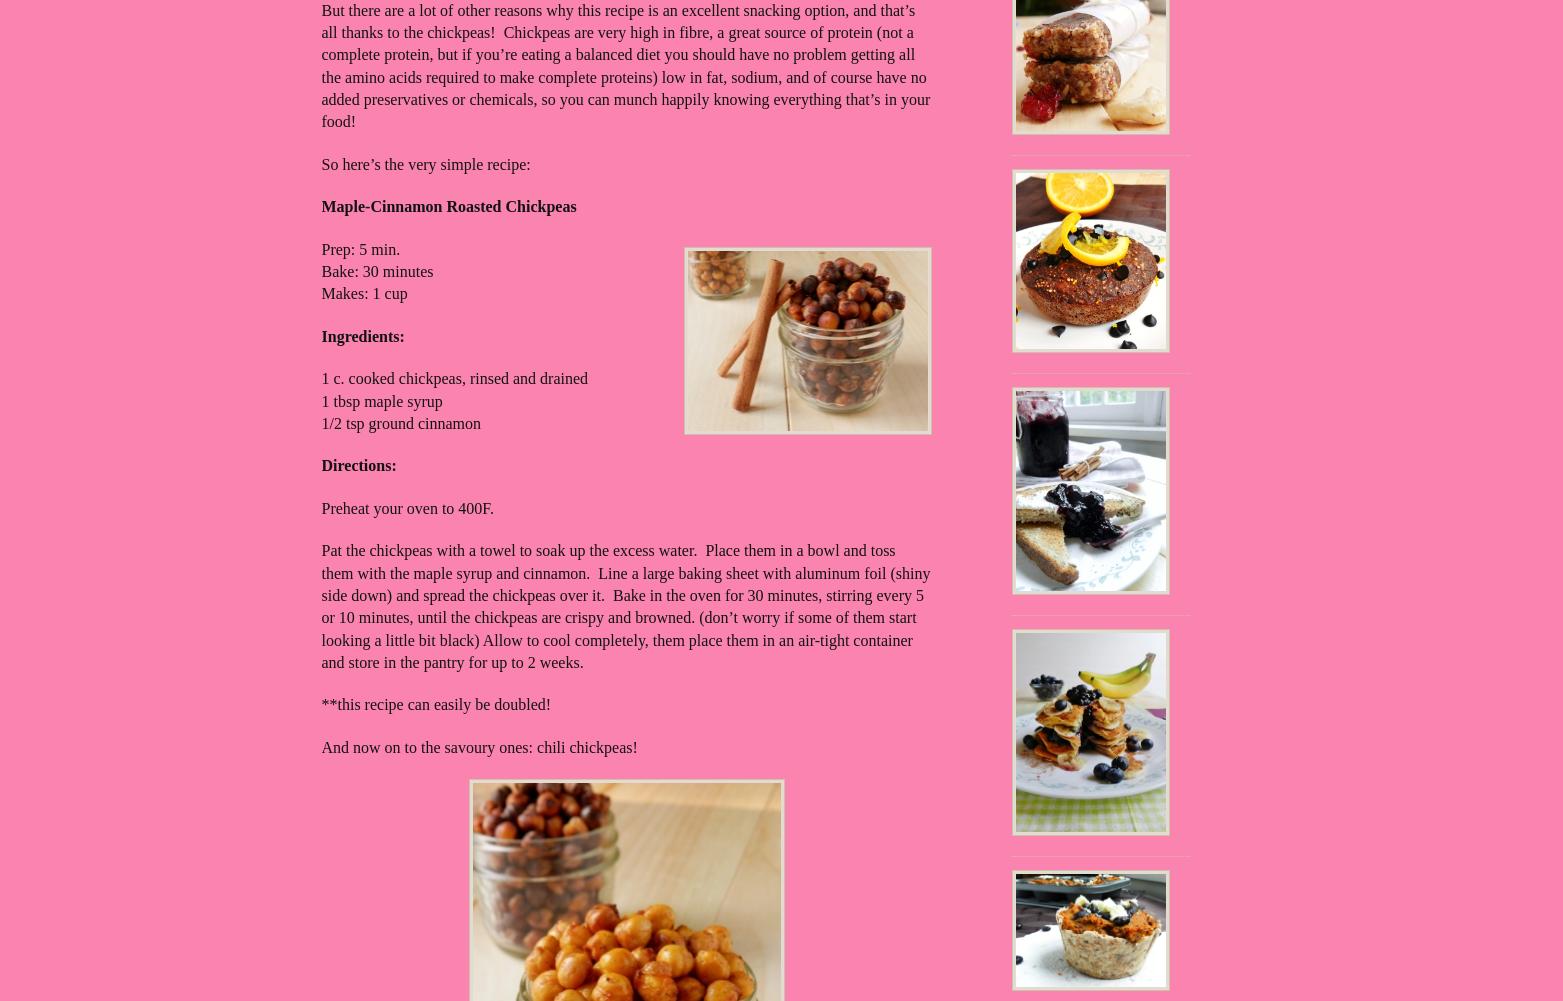 This screenshot has width=1563, height=1001. Describe the element at coordinates (358, 465) in the screenshot. I see `'Directions:'` at that location.